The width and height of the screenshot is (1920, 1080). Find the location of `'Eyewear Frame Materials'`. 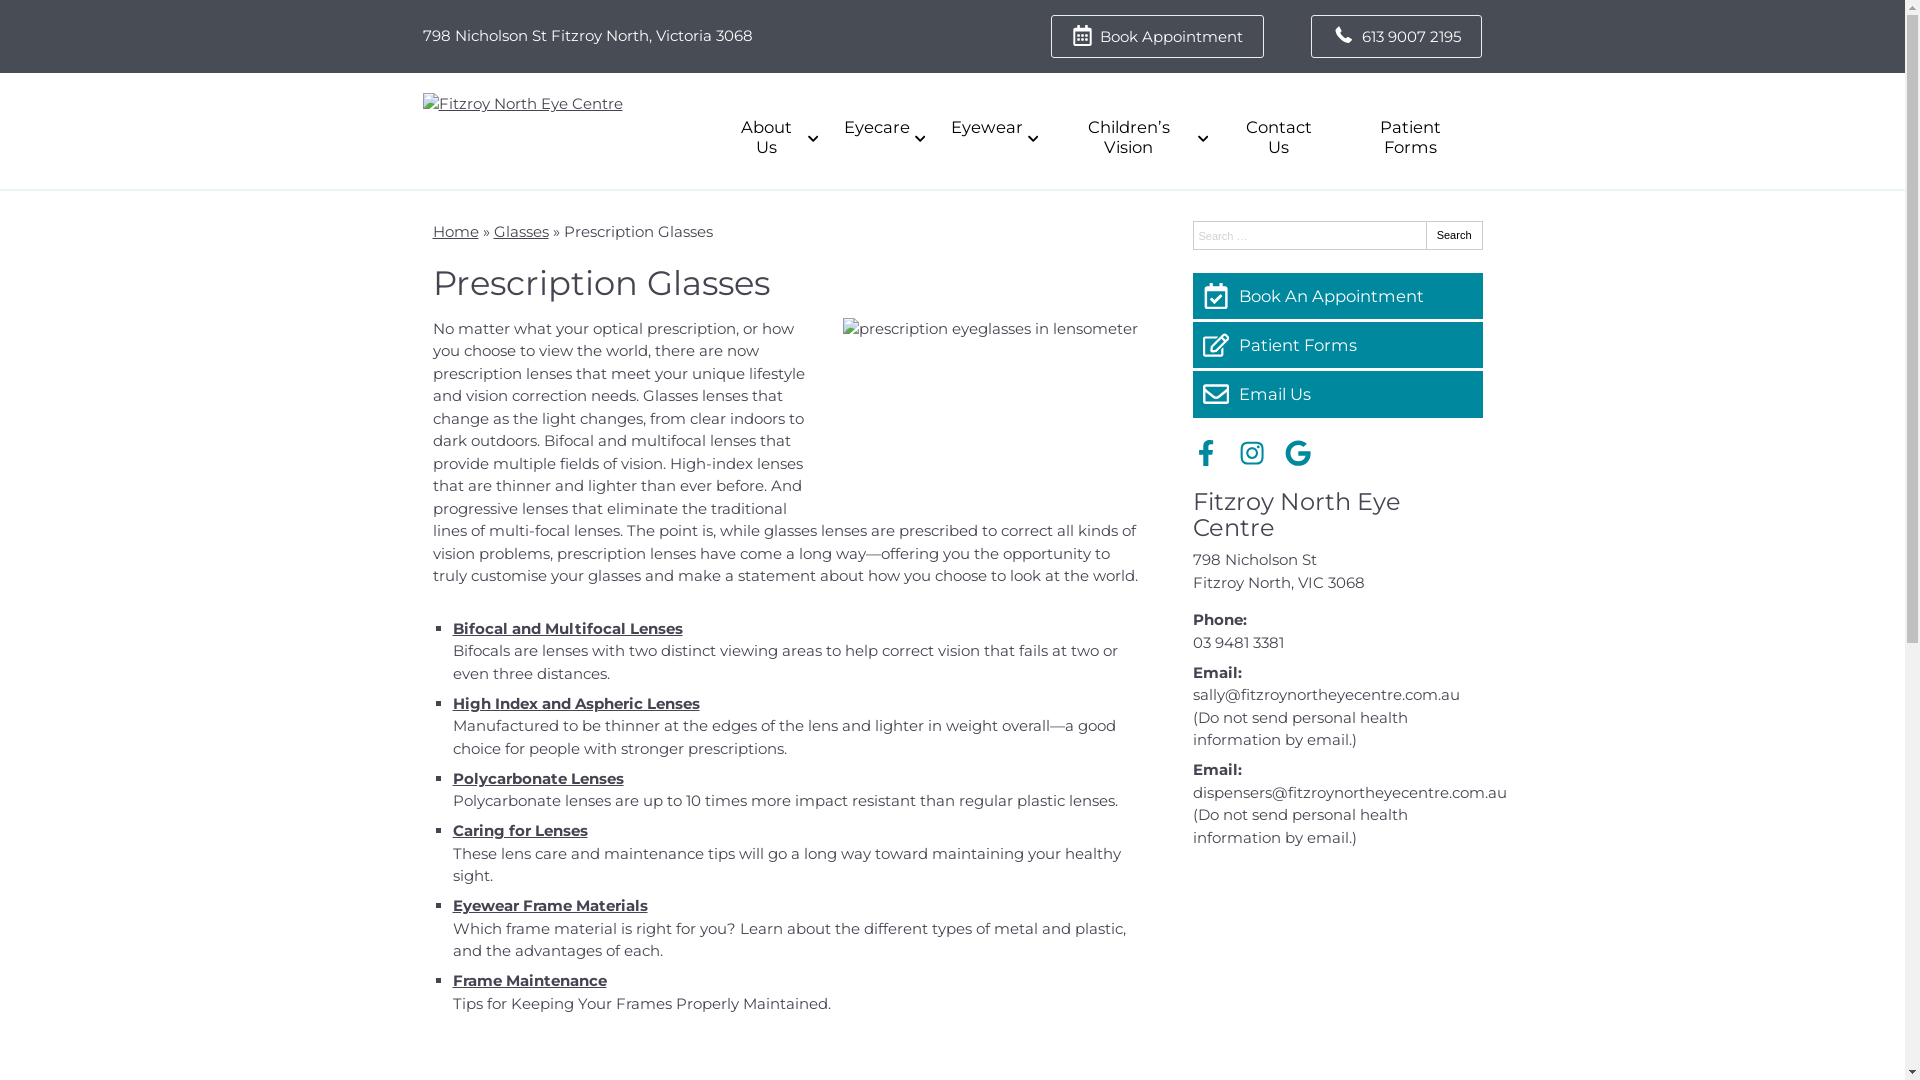

'Eyewear Frame Materials' is located at coordinates (549, 905).